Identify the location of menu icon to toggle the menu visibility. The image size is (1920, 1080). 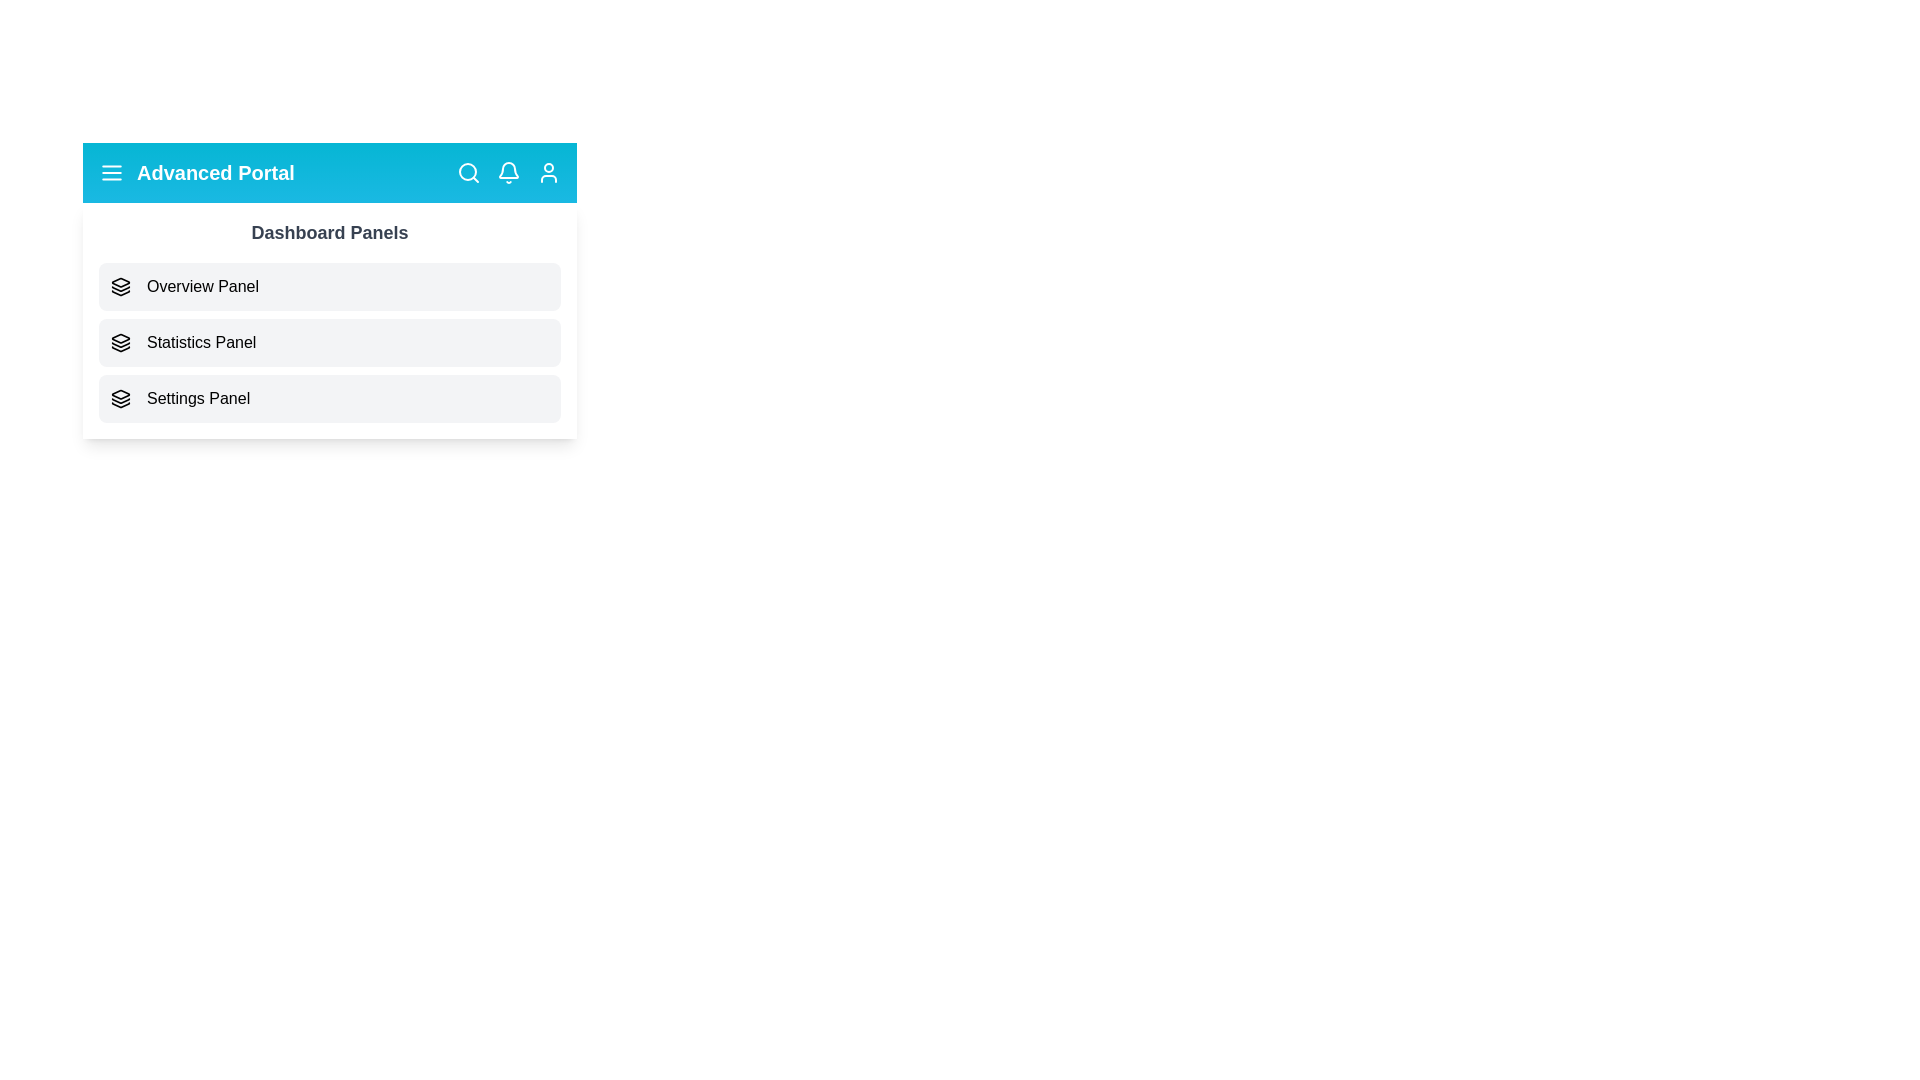
(110, 172).